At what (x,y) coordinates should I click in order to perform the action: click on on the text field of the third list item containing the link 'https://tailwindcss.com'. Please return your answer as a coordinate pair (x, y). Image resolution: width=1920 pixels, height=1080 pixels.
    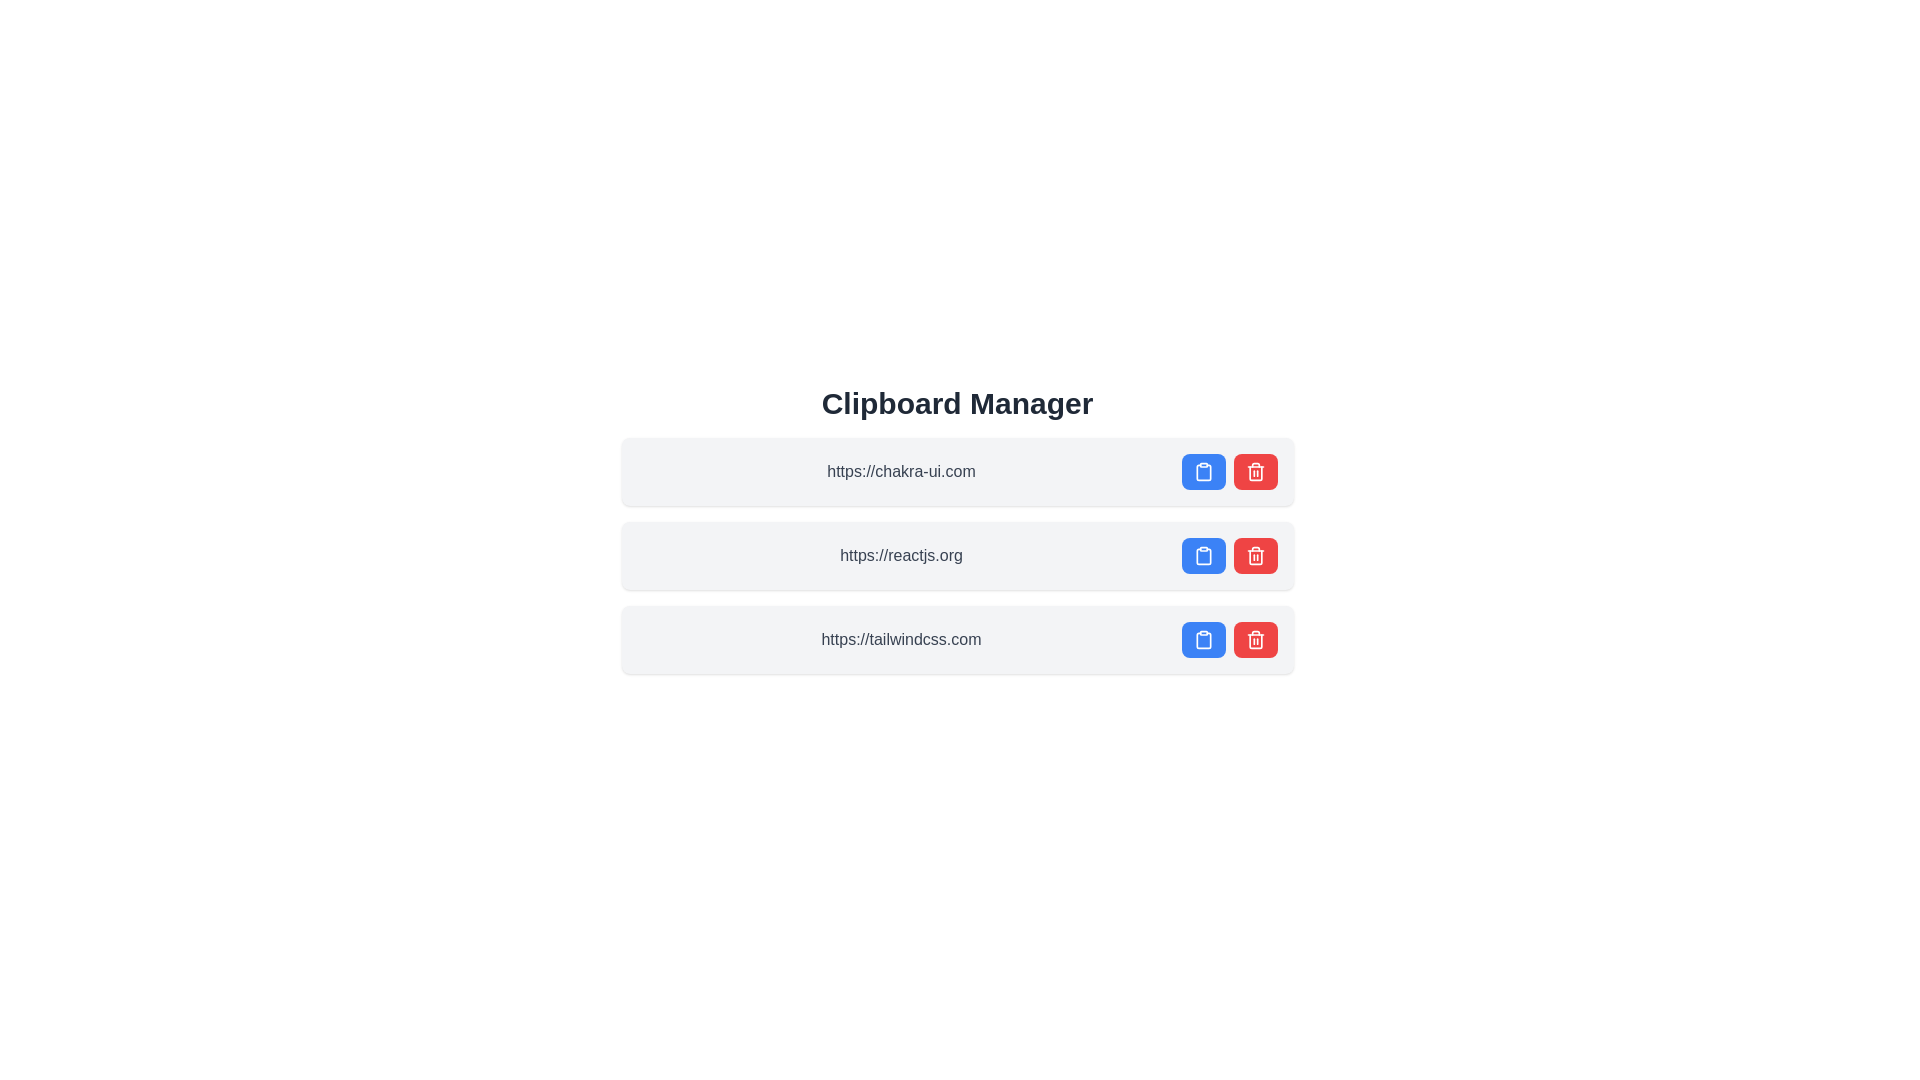
    Looking at the image, I should click on (956, 640).